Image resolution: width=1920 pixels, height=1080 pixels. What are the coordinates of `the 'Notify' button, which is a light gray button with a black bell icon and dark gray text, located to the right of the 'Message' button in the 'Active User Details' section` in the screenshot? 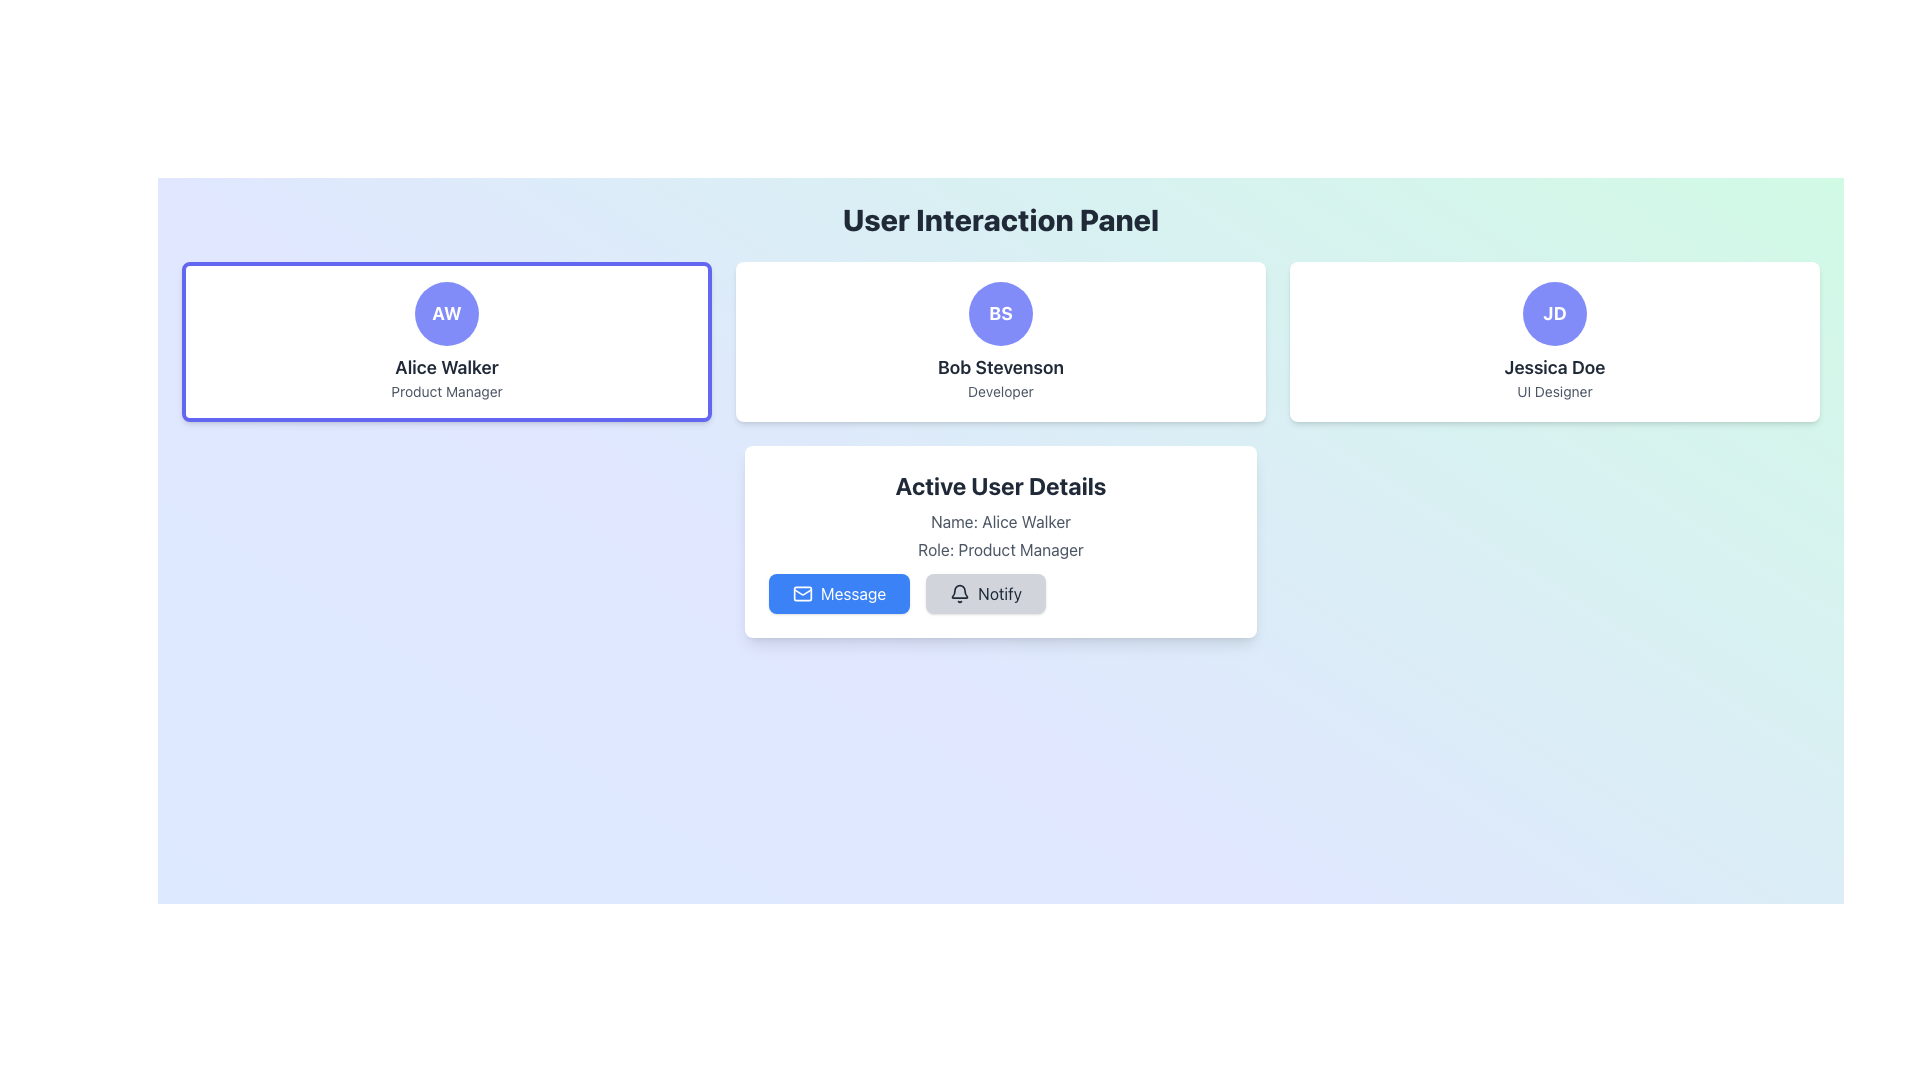 It's located at (986, 593).